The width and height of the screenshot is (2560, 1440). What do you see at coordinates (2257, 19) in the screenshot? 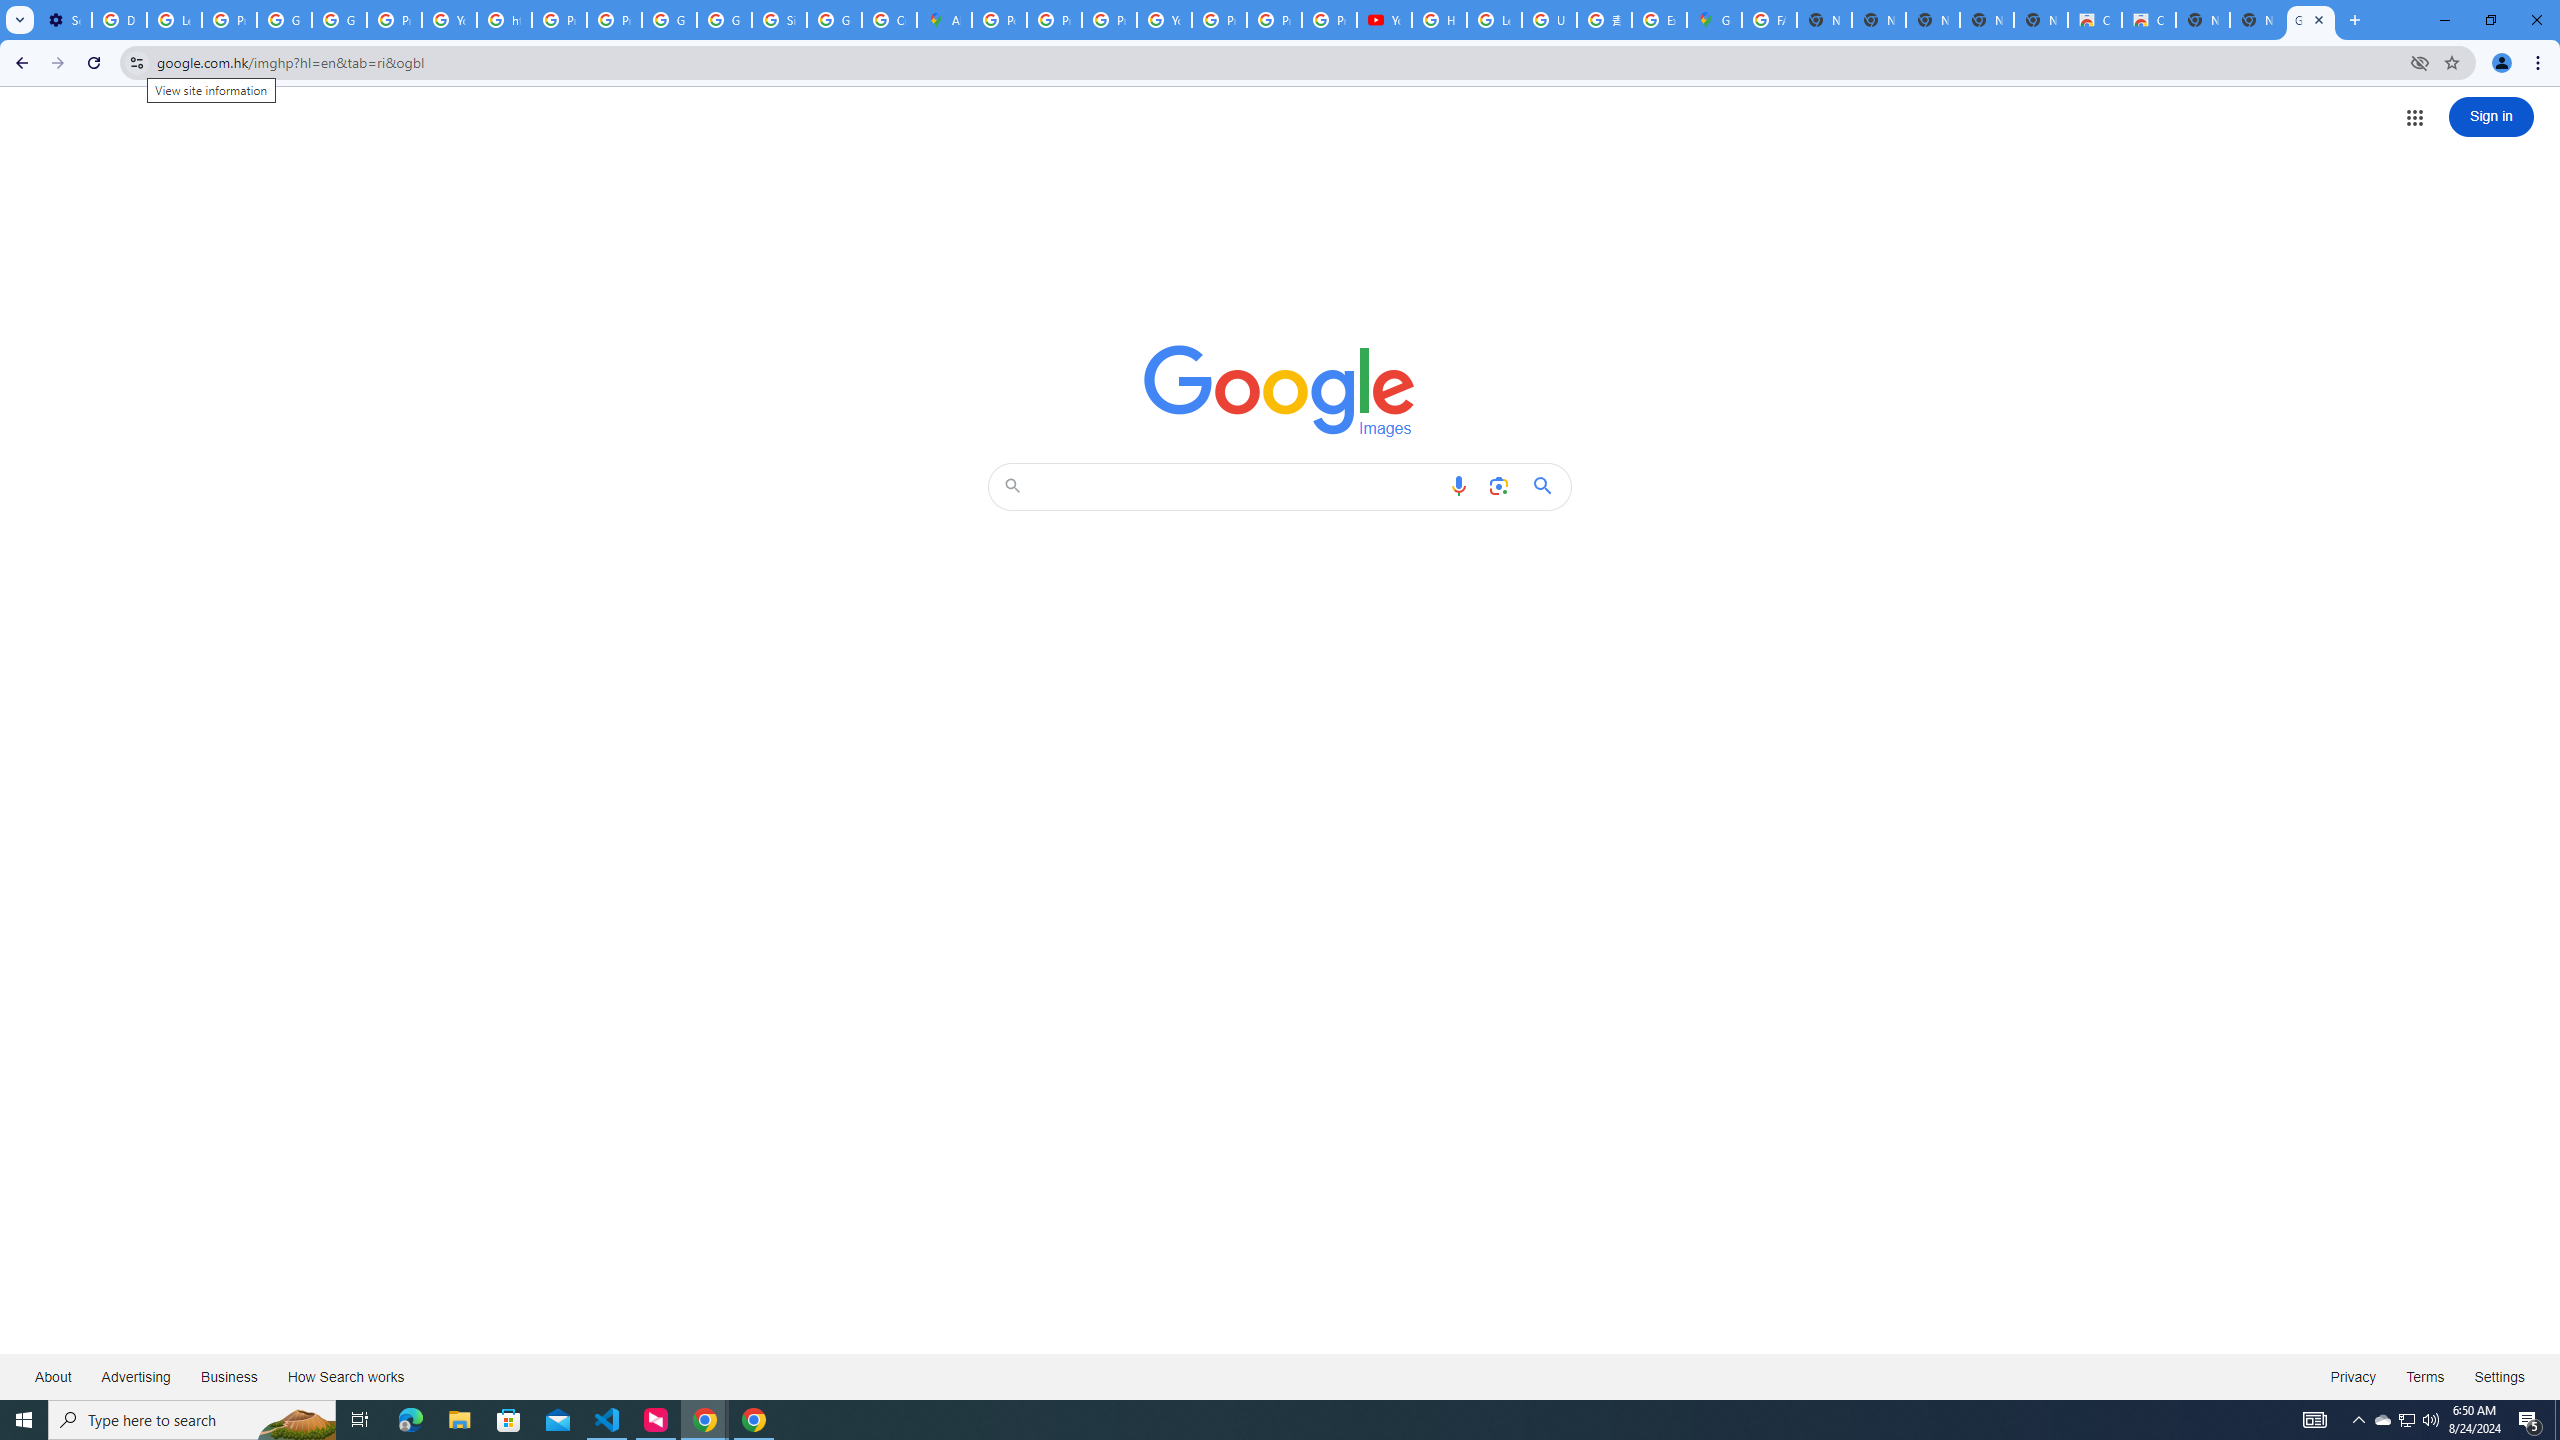
I see `'New Tab'` at bounding box center [2257, 19].